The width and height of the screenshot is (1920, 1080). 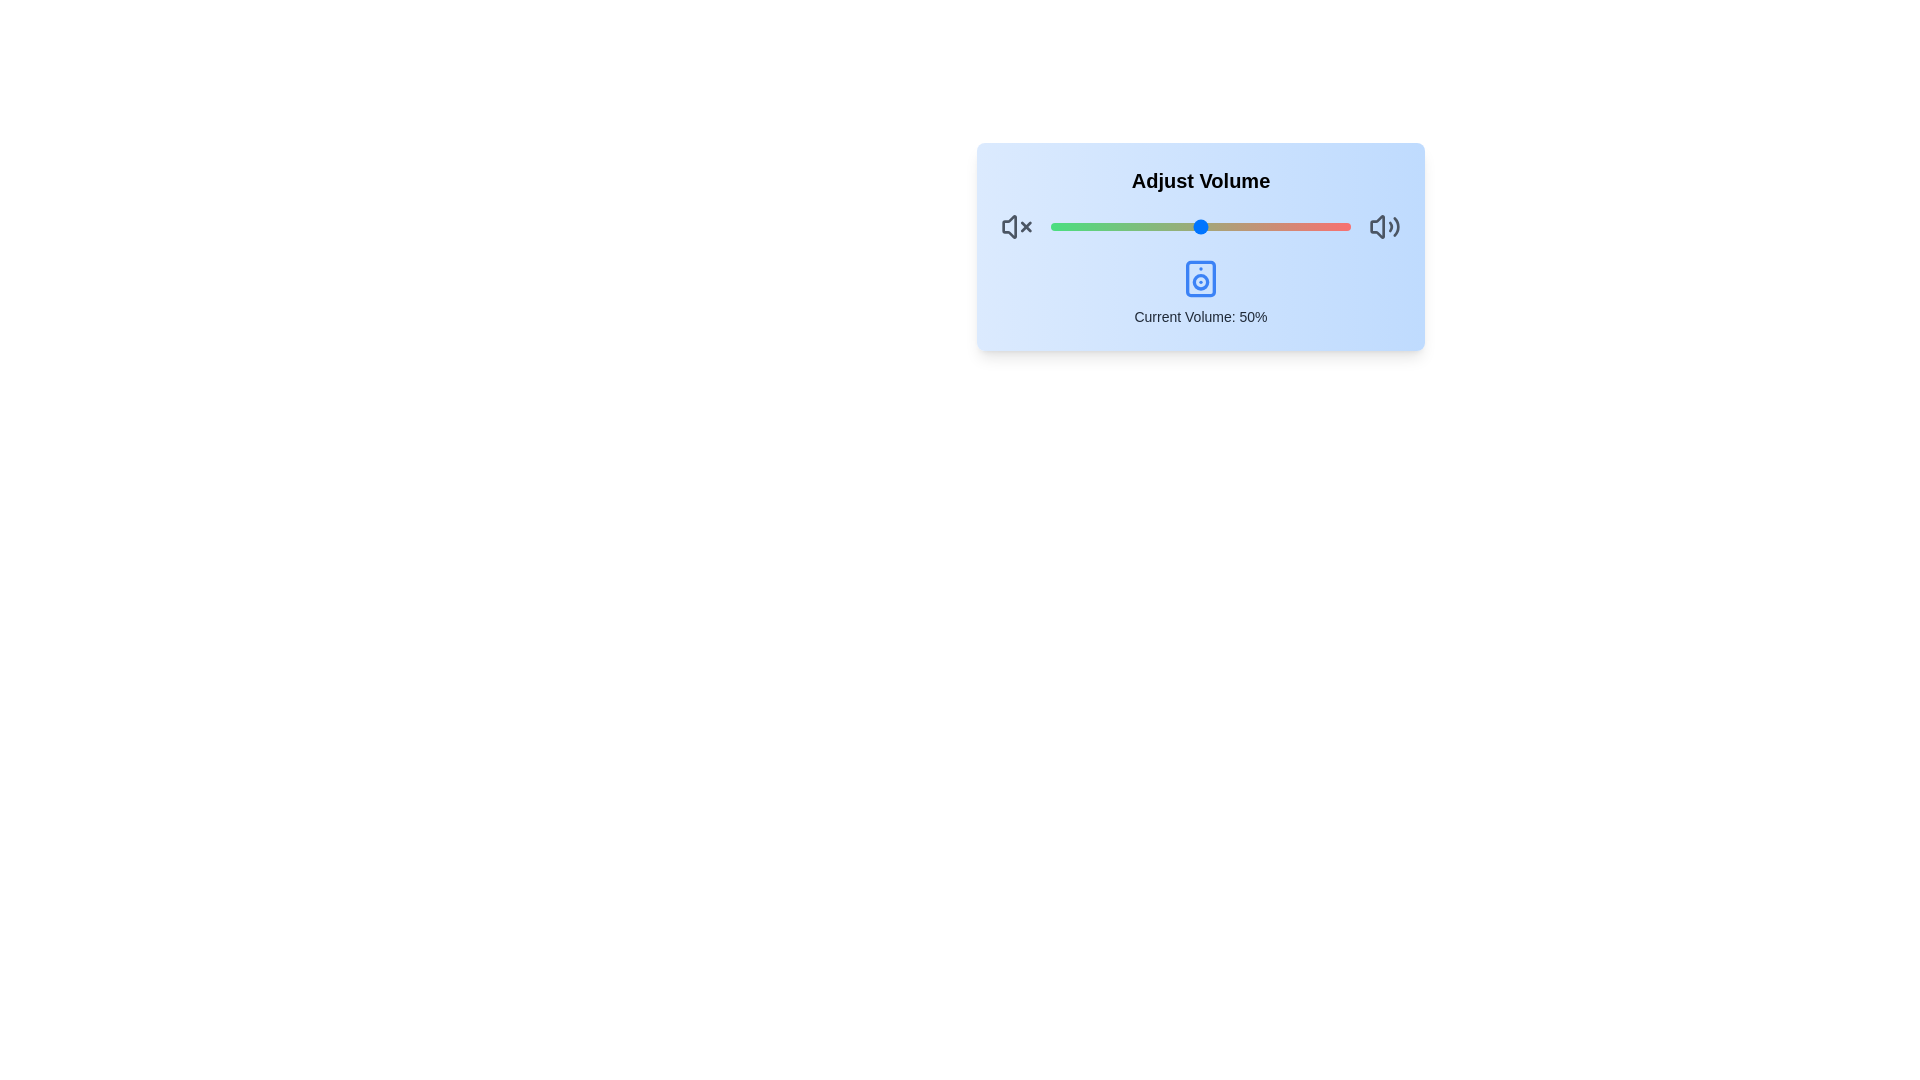 What do you see at coordinates (1309, 226) in the screenshot?
I see `the volume slider to 86%` at bounding box center [1309, 226].